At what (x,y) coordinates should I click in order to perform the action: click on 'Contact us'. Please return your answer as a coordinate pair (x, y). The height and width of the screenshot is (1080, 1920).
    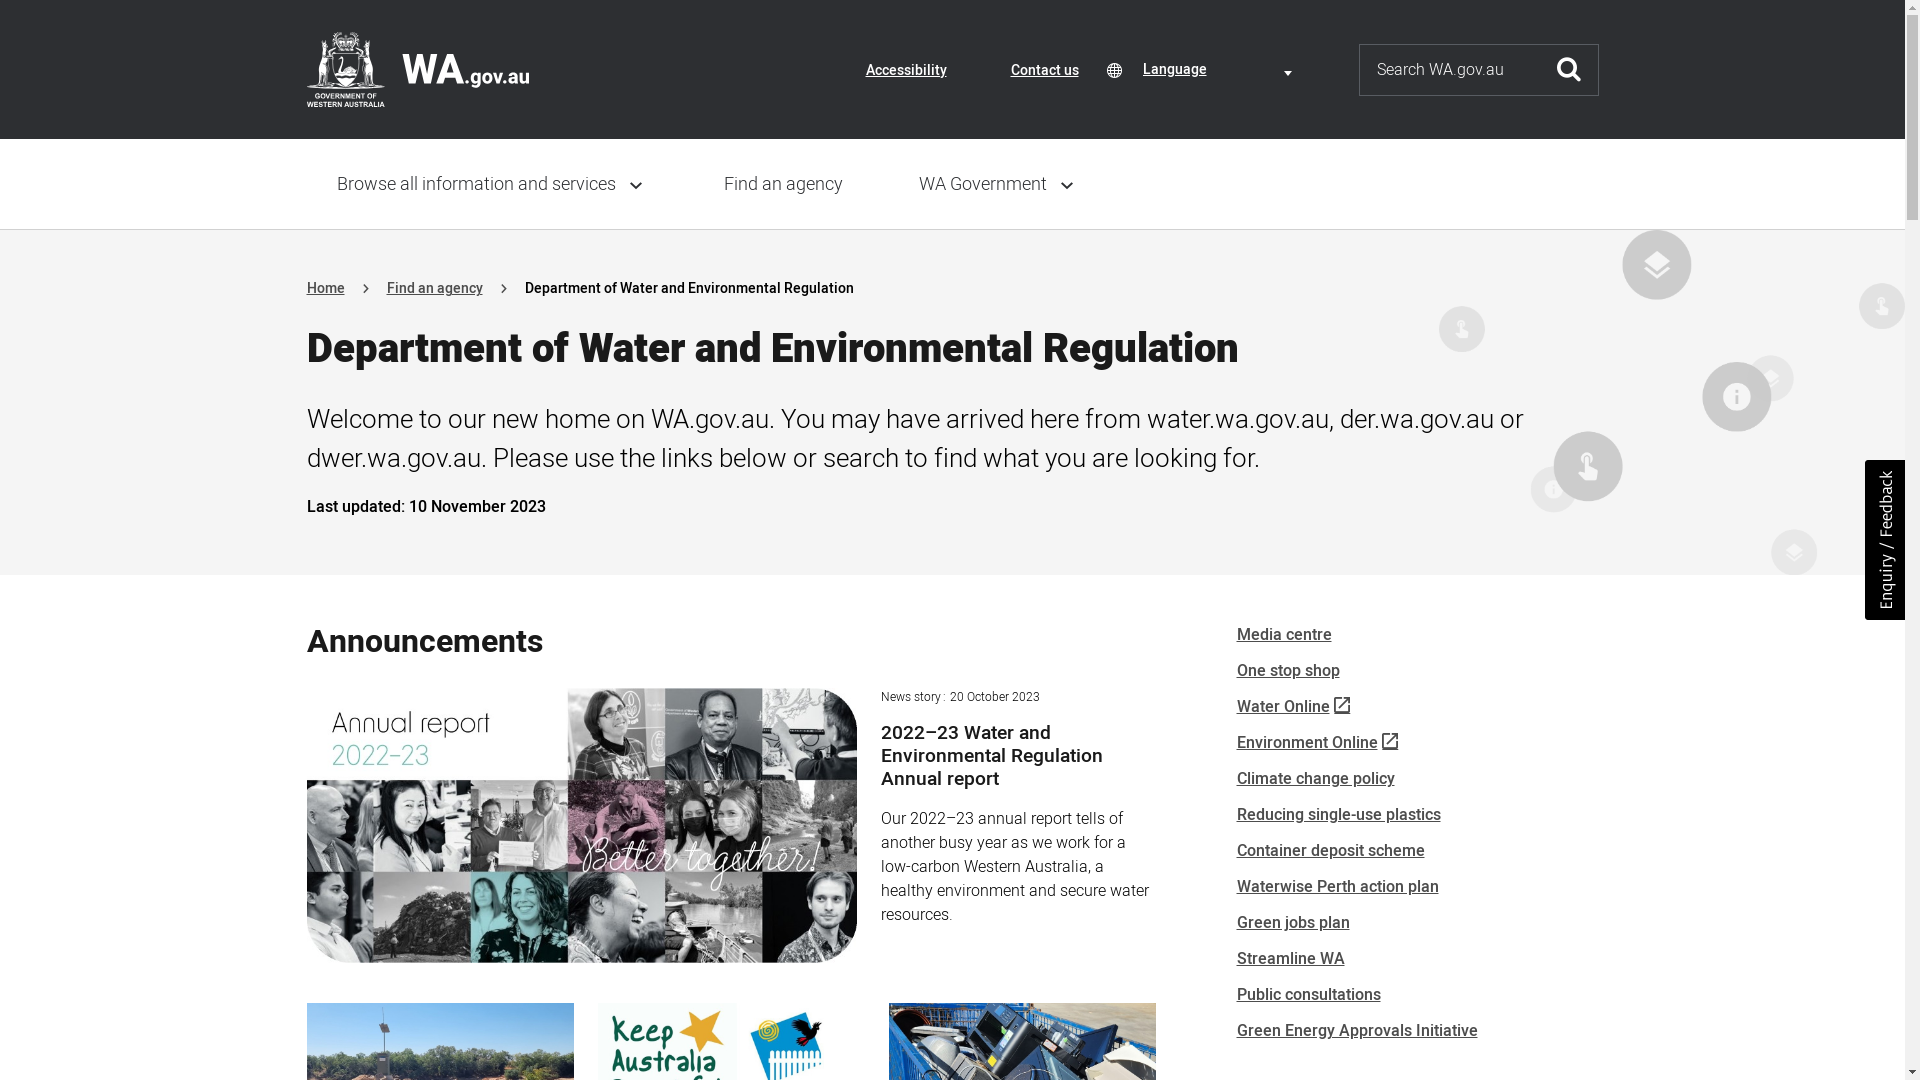
    Looking at the image, I should click on (1042, 69).